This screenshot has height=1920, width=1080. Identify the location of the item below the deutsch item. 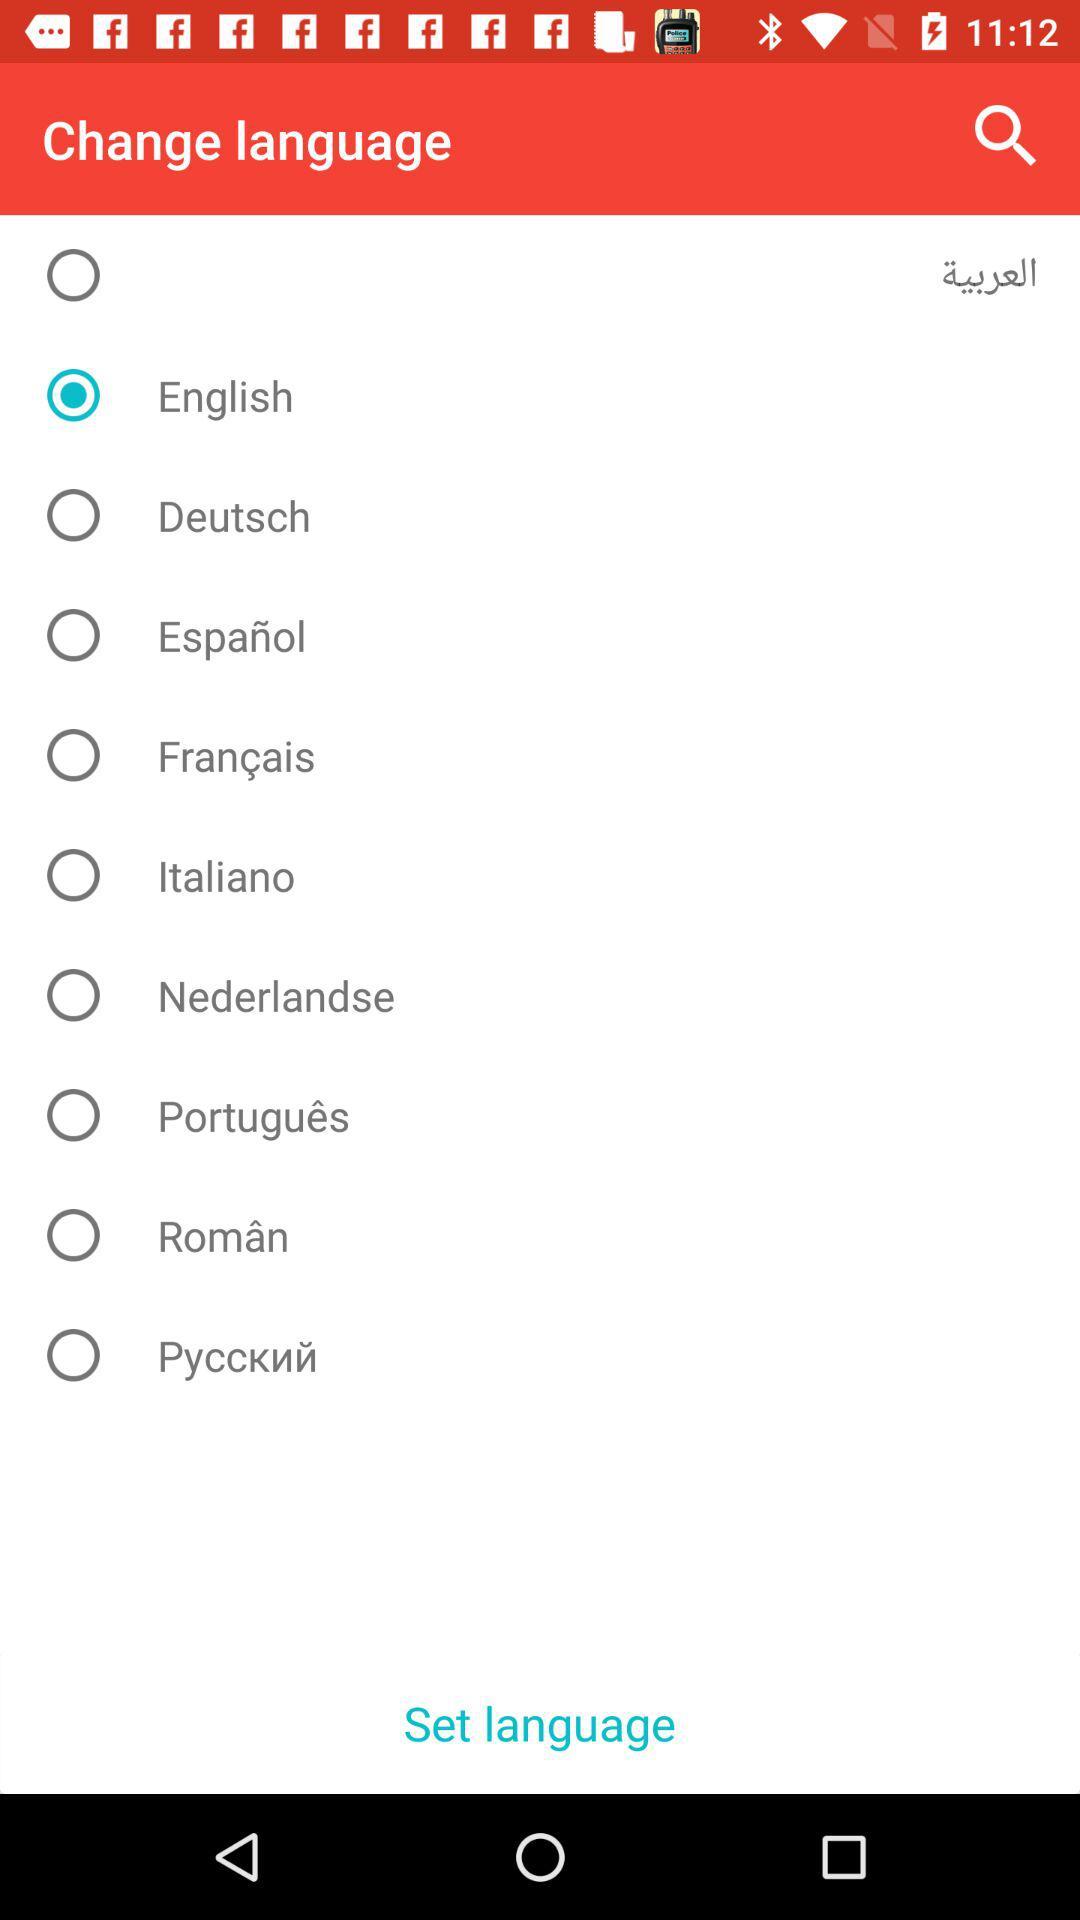
(555, 634).